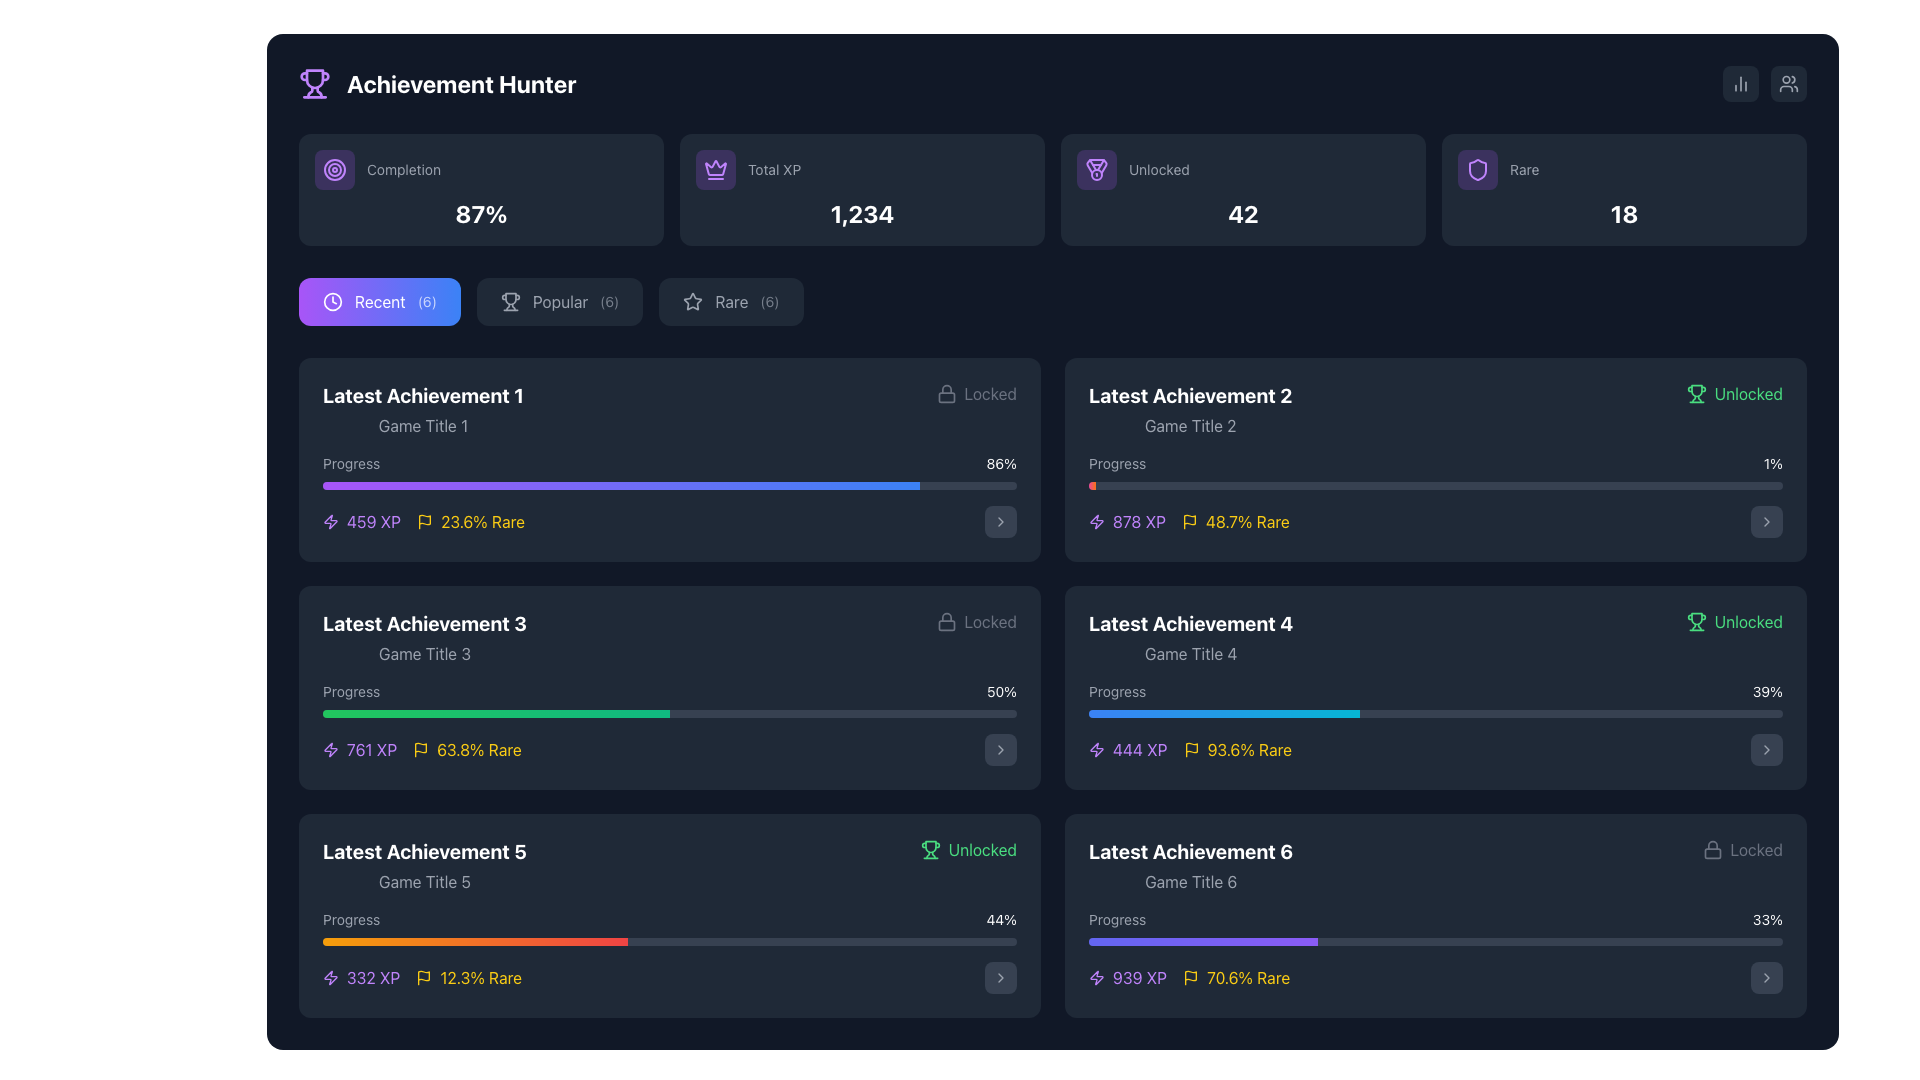 This screenshot has height=1080, width=1920. Describe the element at coordinates (423, 974) in the screenshot. I see `the small flag icon representing an achievement, located in the 'Latest Achievement 5' section, adjacent to the XP value and before the rarity percentage` at that location.